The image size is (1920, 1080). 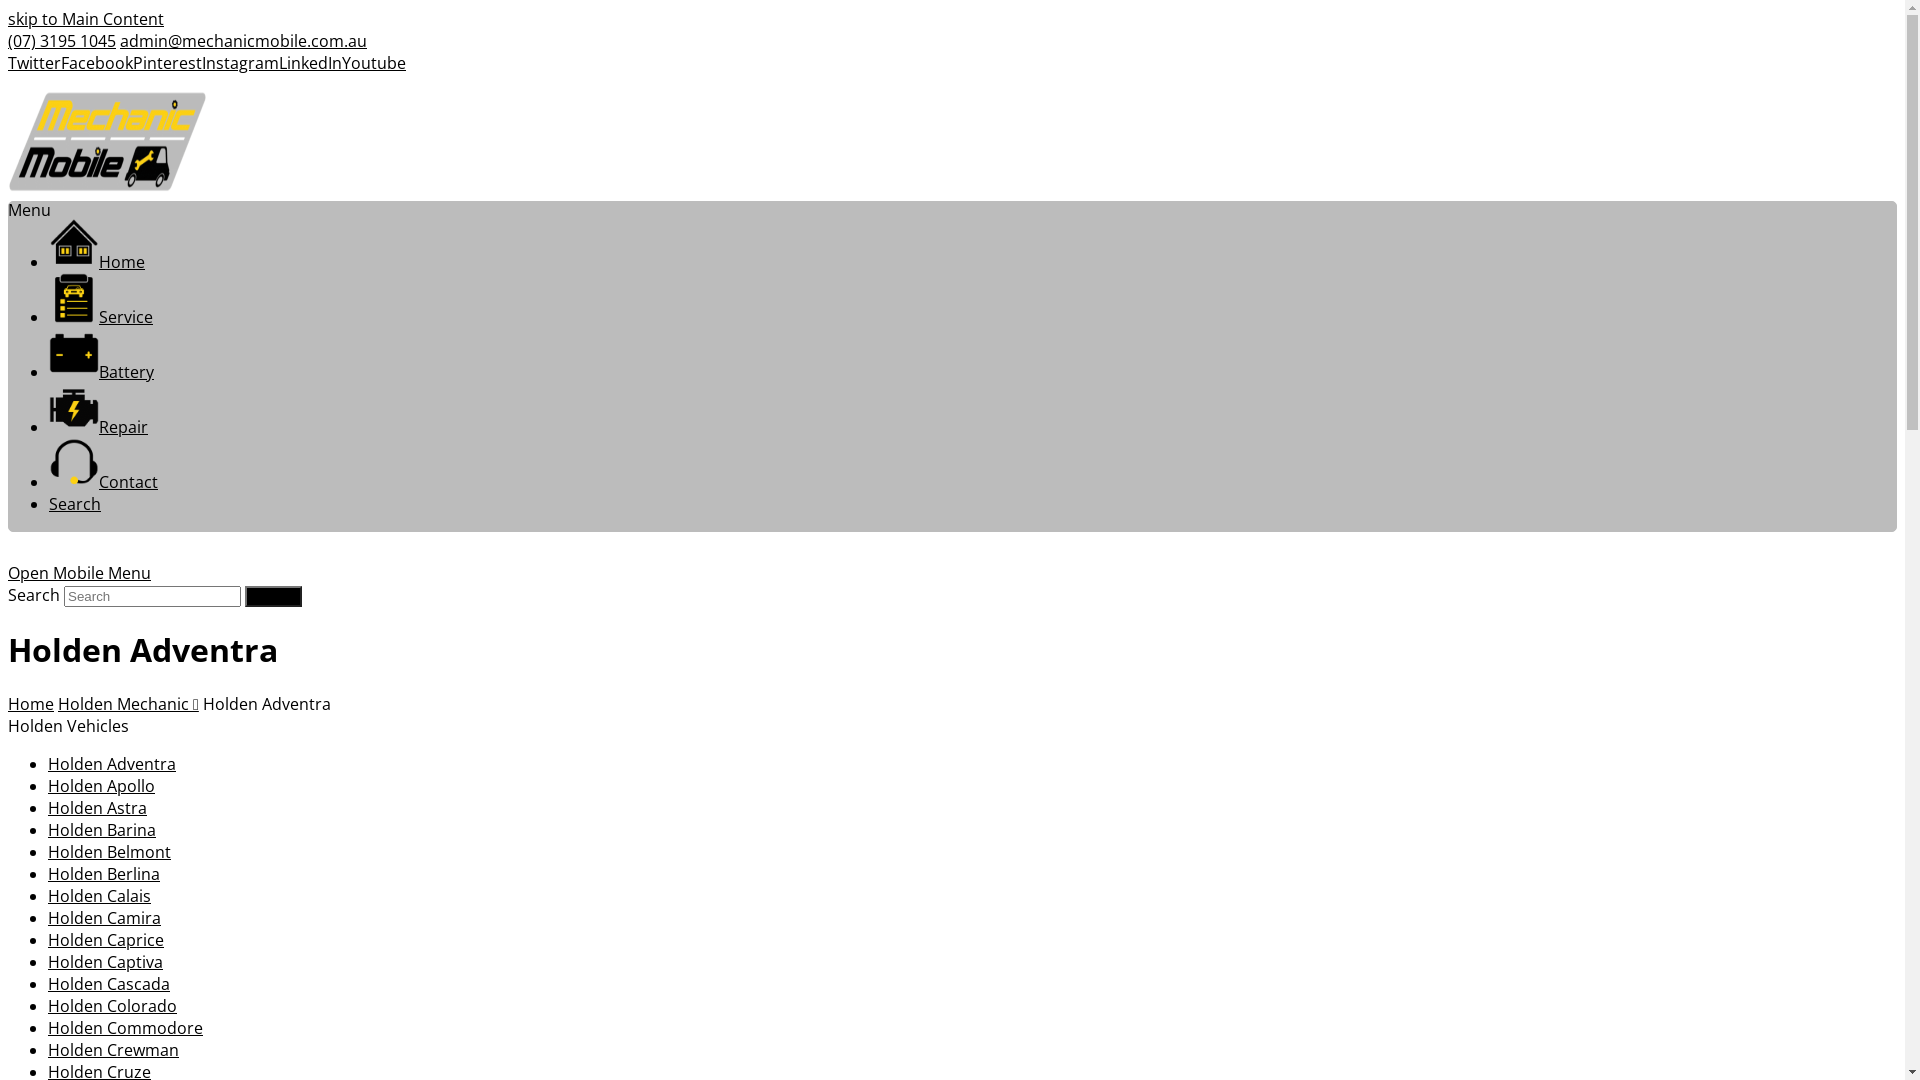 What do you see at coordinates (100, 829) in the screenshot?
I see `'Holden Barina'` at bounding box center [100, 829].